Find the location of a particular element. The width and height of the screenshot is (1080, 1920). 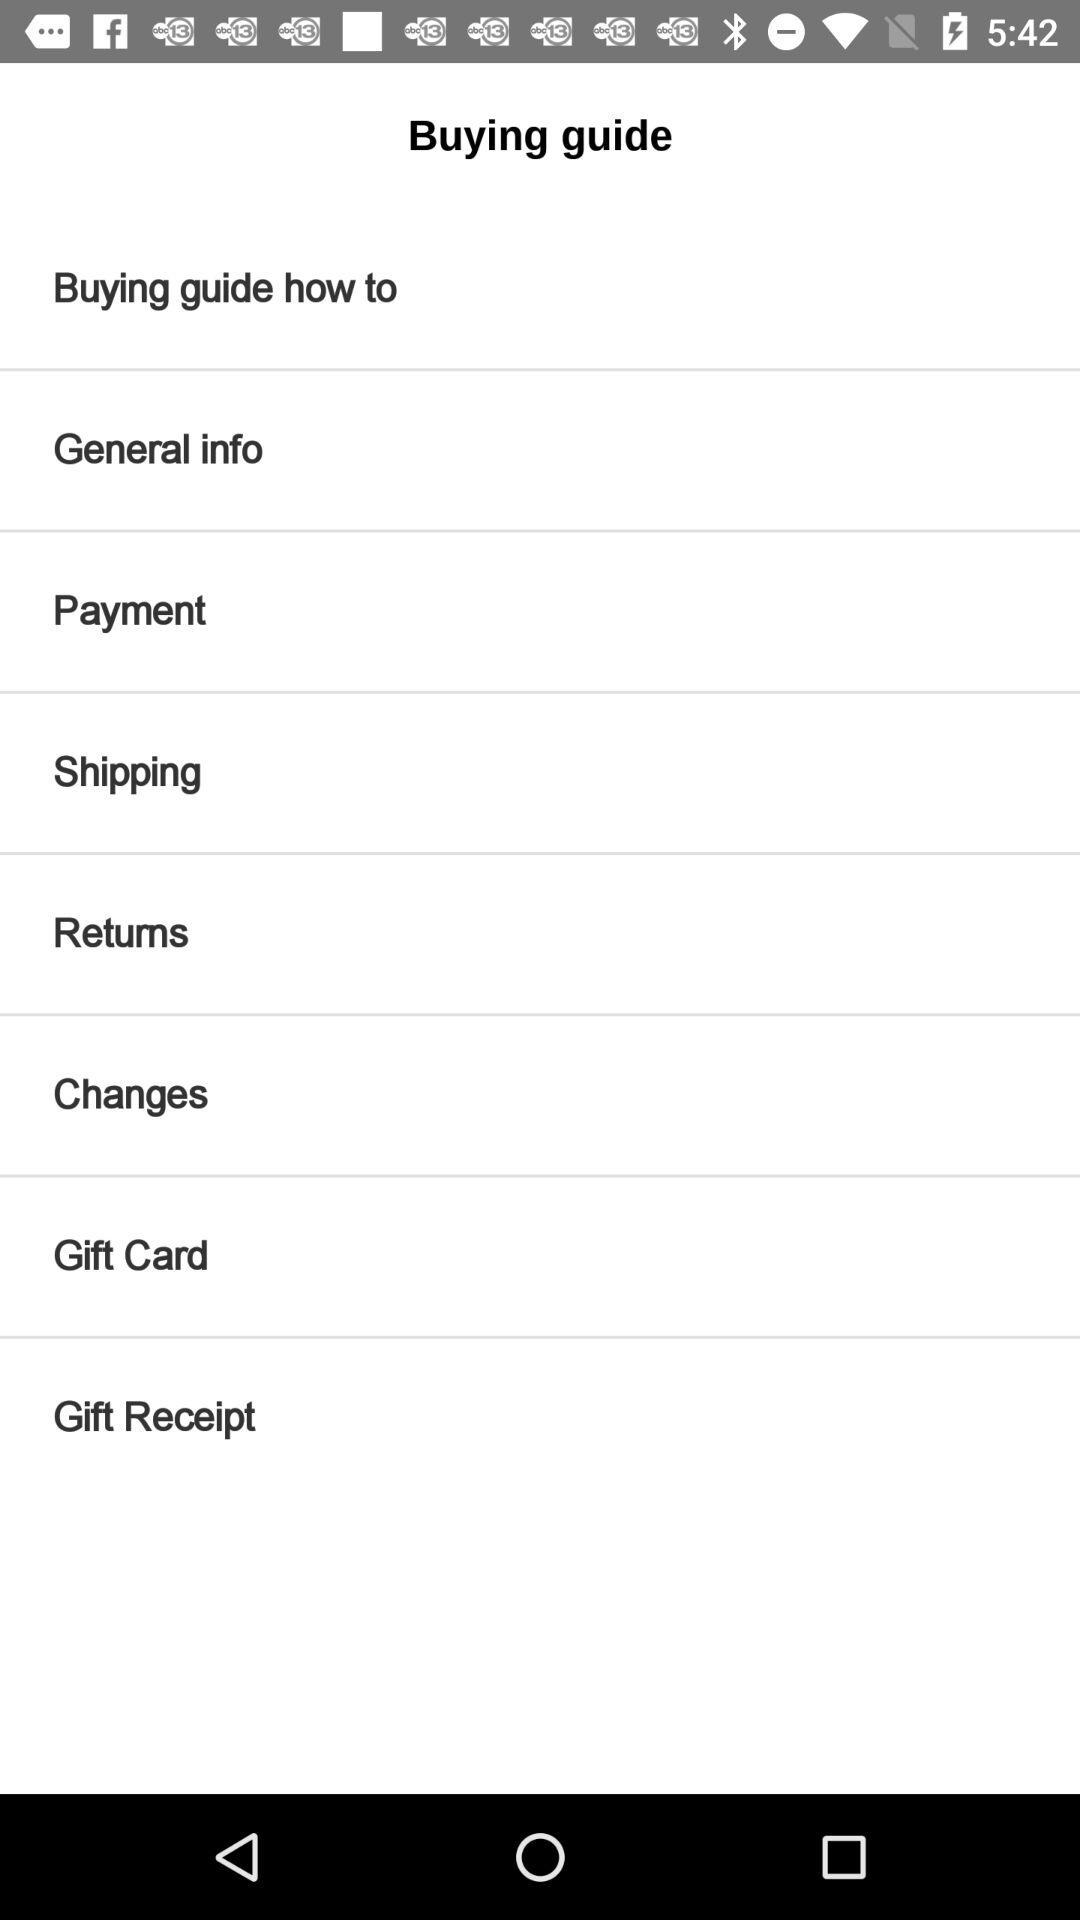

the gift card is located at coordinates (540, 1255).